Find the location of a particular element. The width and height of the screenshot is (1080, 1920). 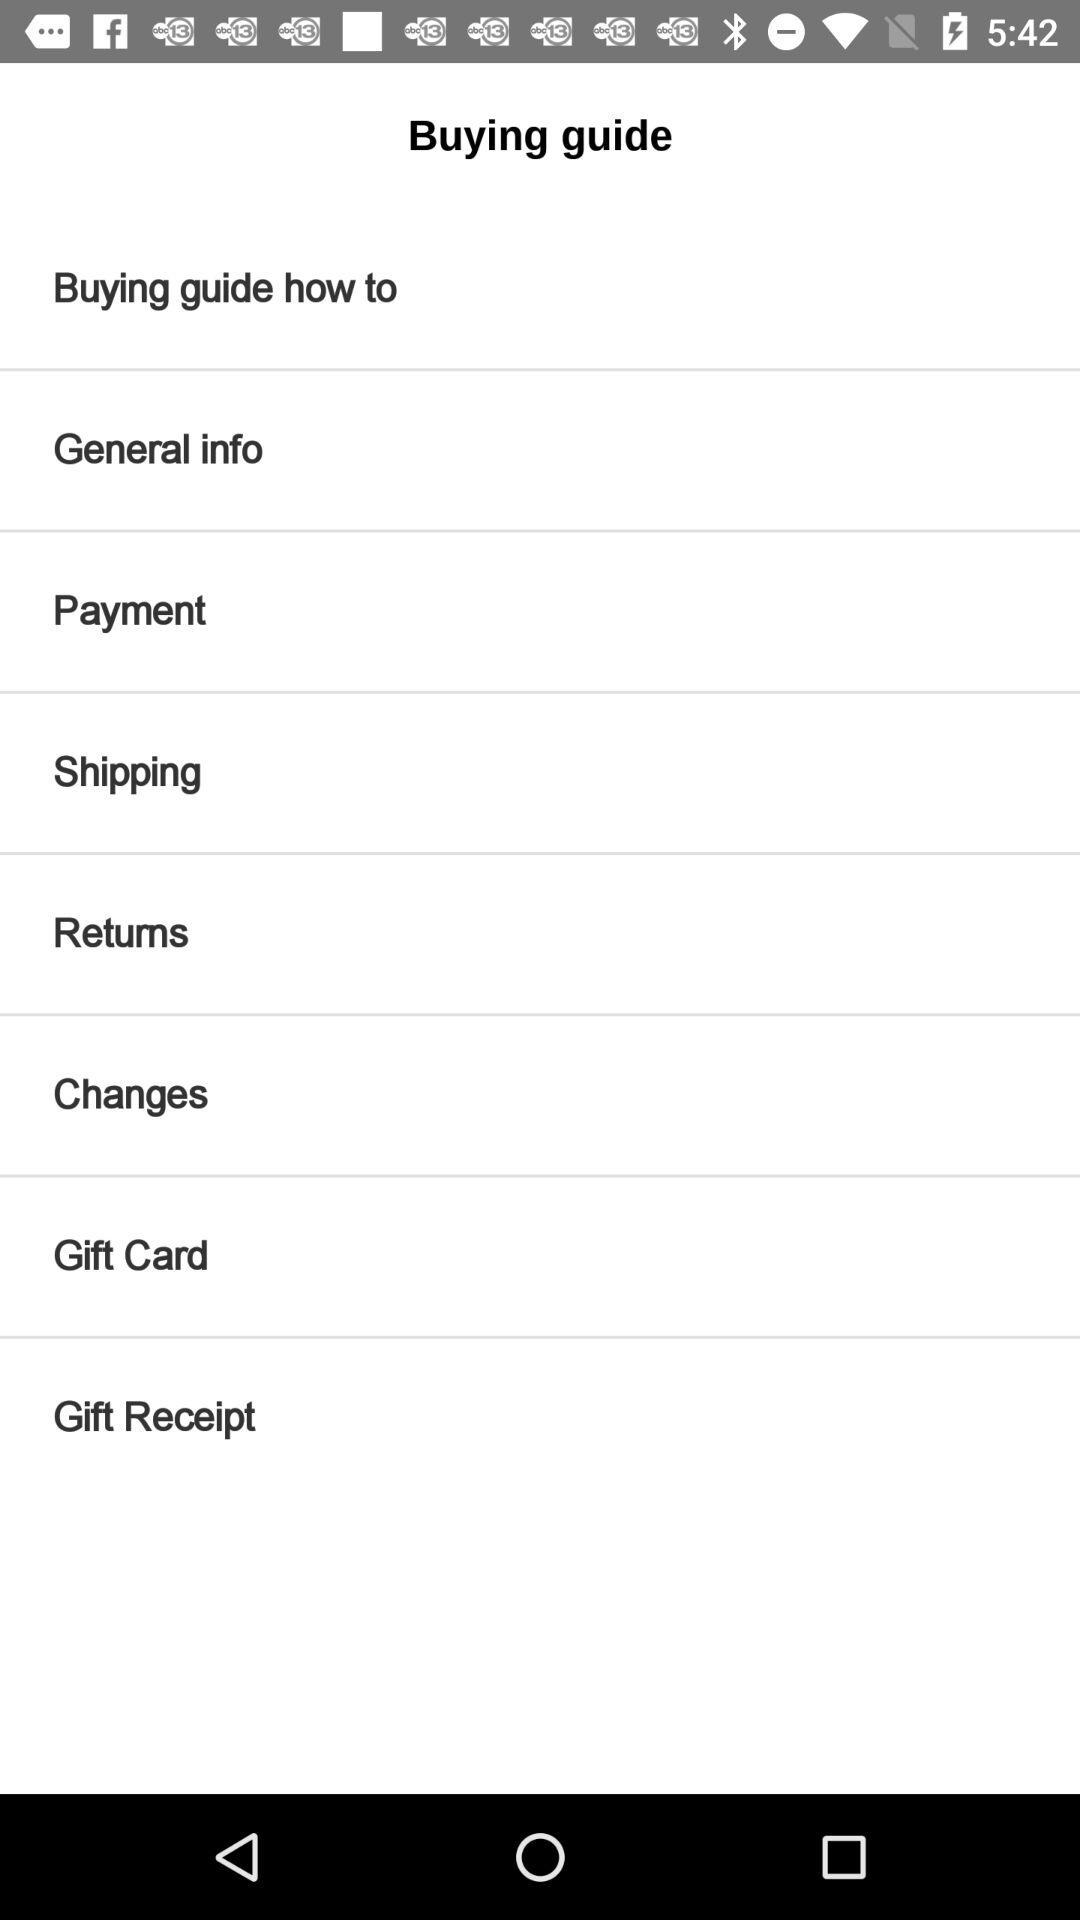

the gift card is located at coordinates (540, 1255).